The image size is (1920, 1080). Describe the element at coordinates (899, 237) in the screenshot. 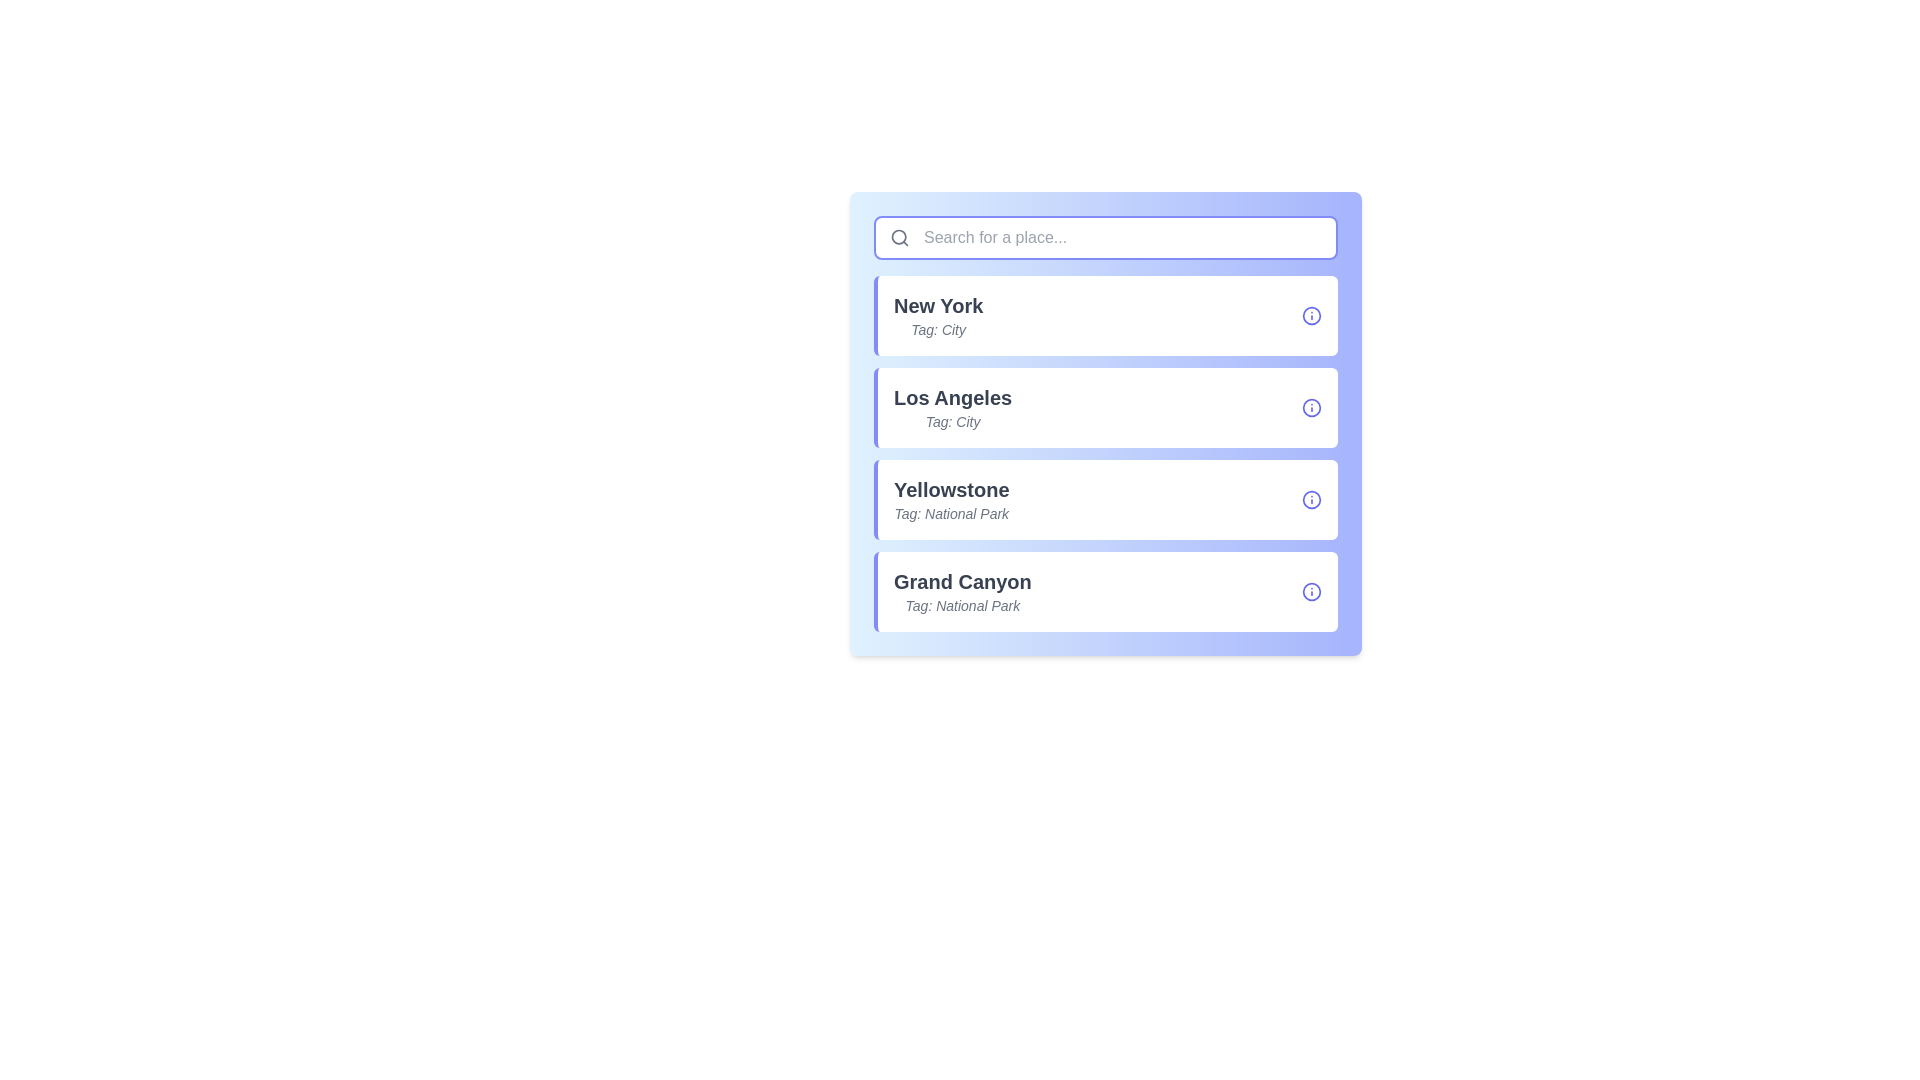

I see `the magnifying glass icon located on the left side inside the search bar, just before the placeholder text 'Search for a place...'` at that location.